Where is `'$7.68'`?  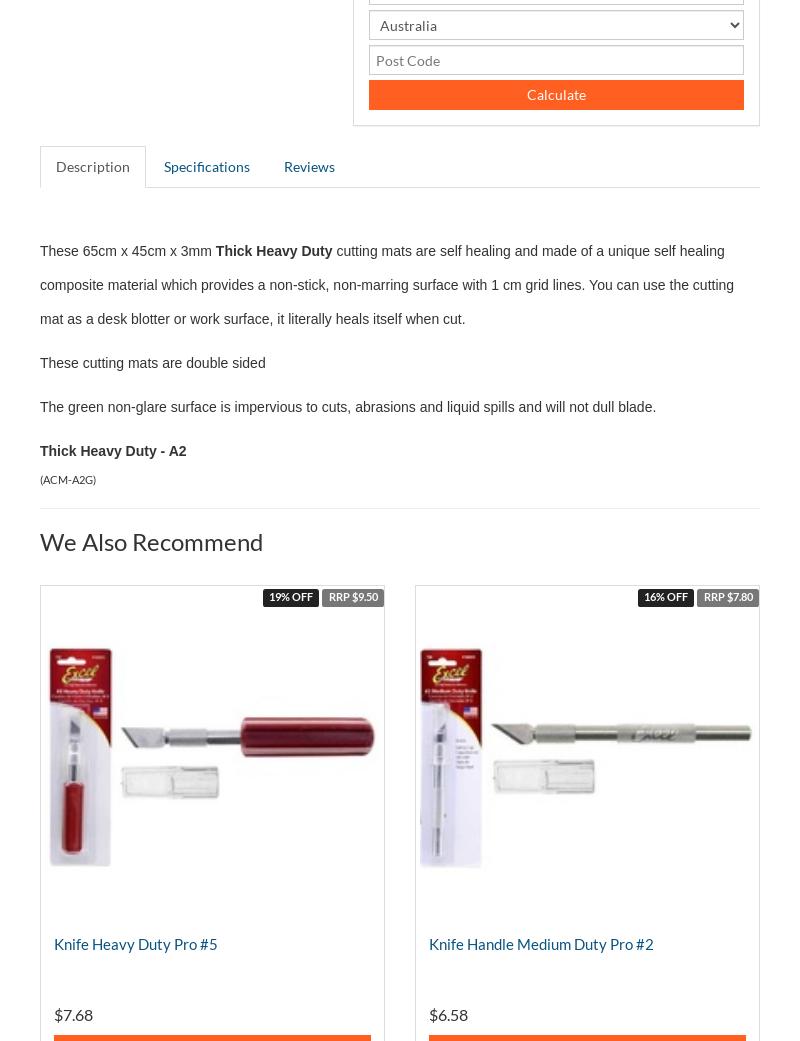 '$7.68' is located at coordinates (73, 1014).